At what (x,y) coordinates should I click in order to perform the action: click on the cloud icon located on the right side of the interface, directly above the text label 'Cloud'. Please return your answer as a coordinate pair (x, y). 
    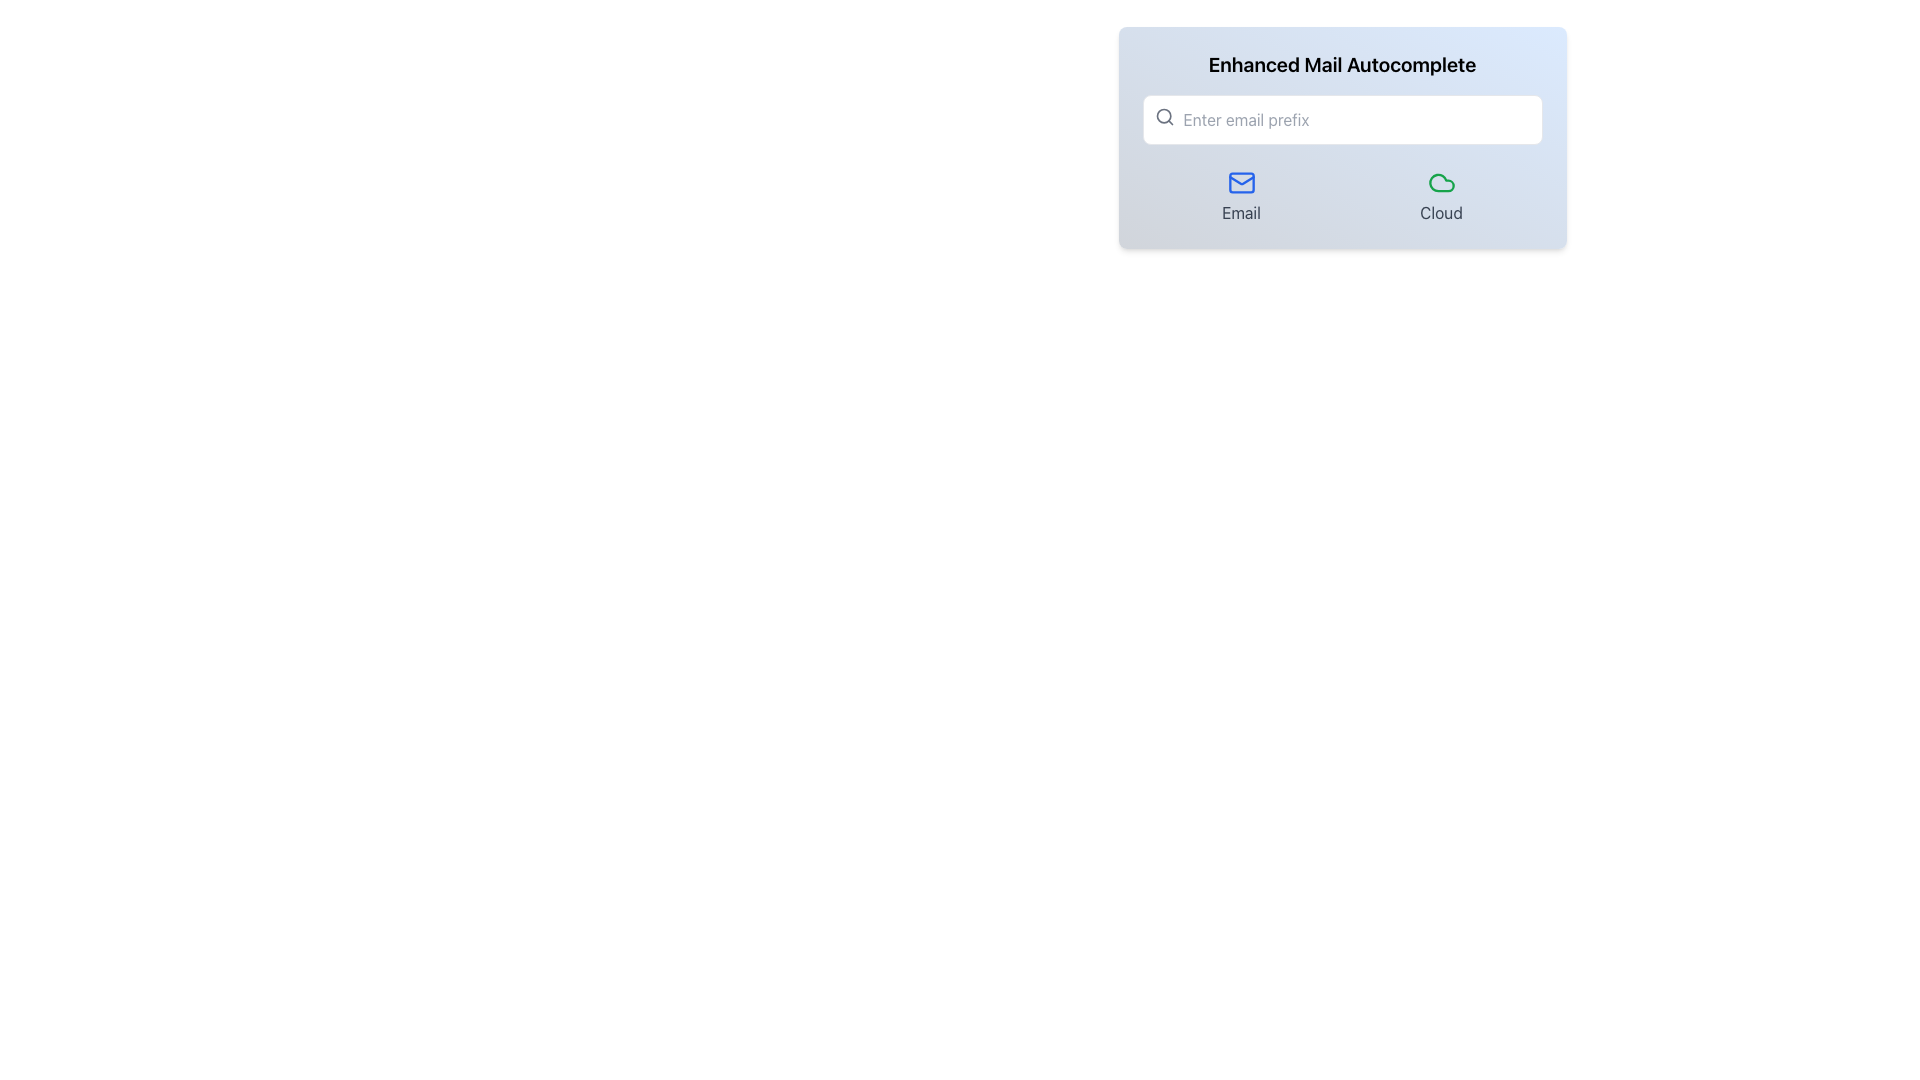
    Looking at the image, I should click on (1441, 182).